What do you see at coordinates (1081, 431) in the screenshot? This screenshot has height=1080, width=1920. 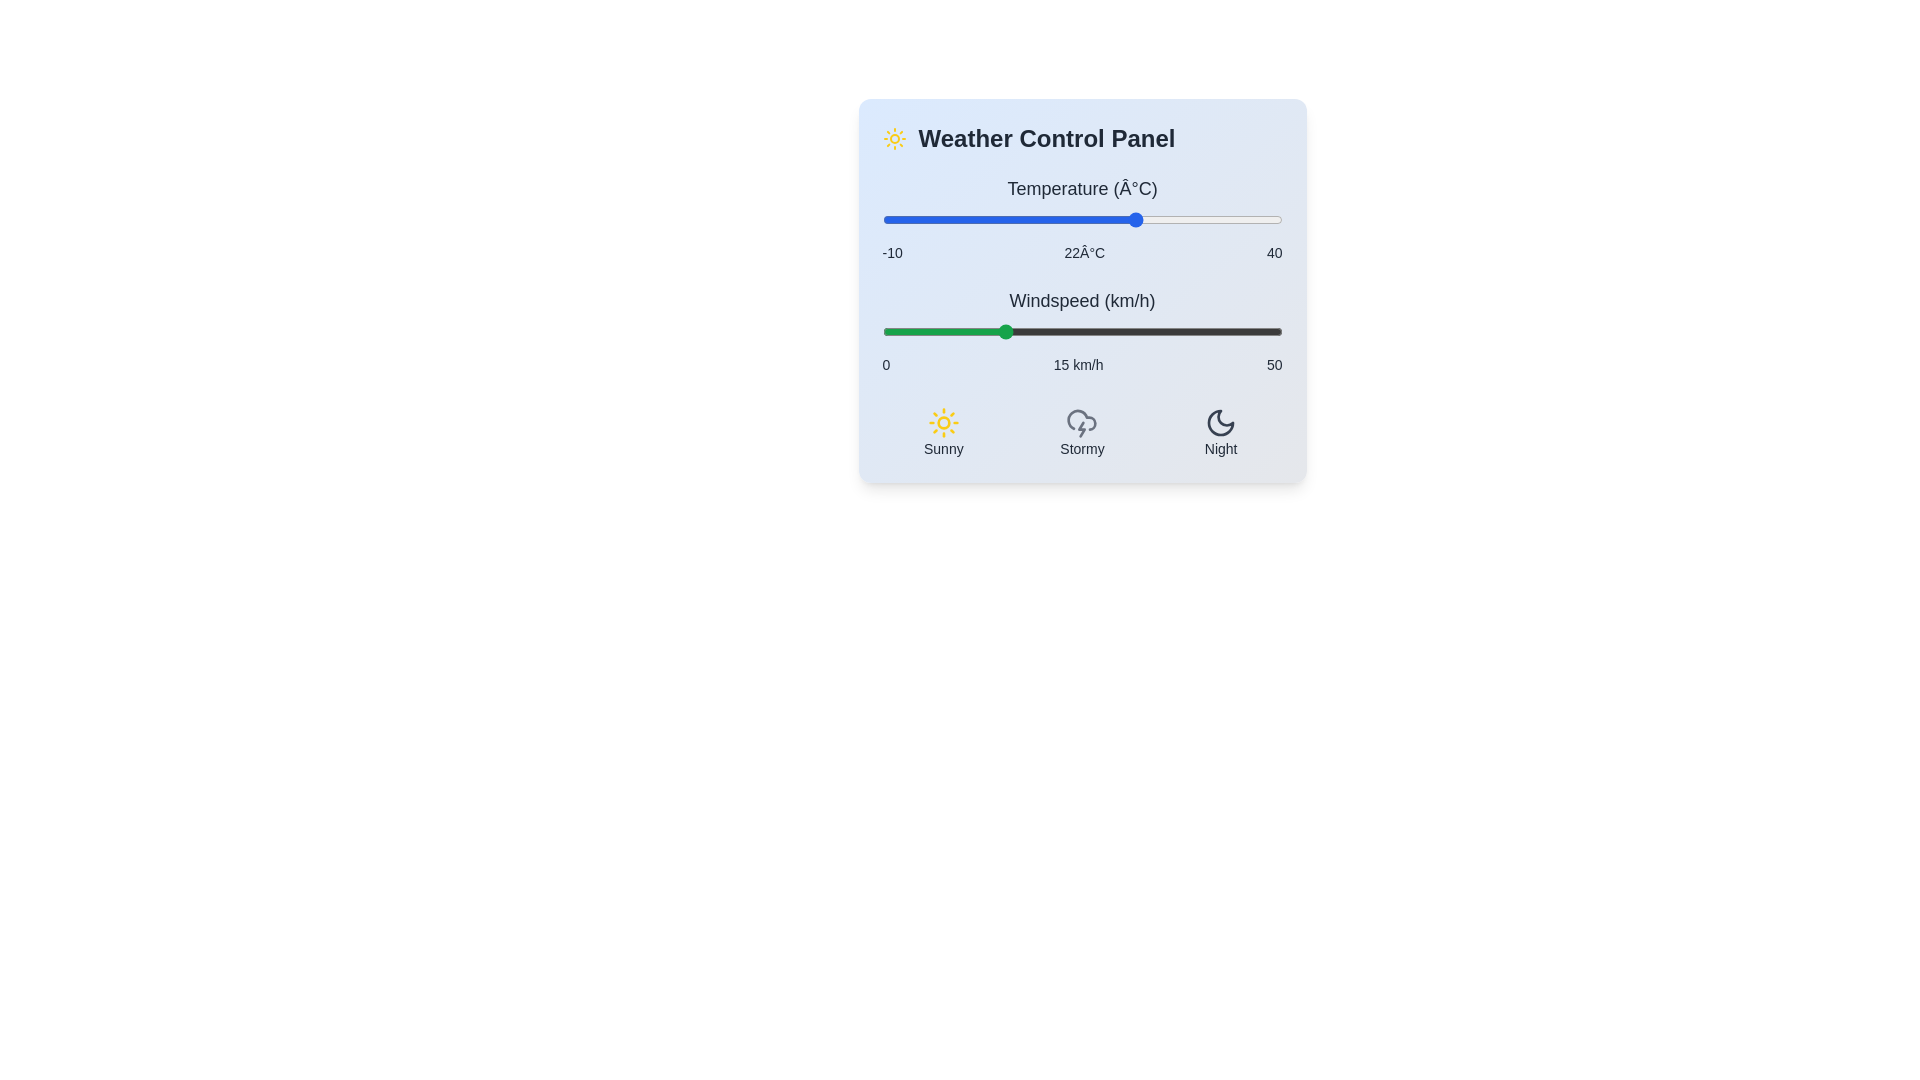 I see `the 'Stormy' weather option, which is represented by a cloudy storm graphic and labeled below, located in the middle of the weather conditions group` at bounding box center [1081, 431].